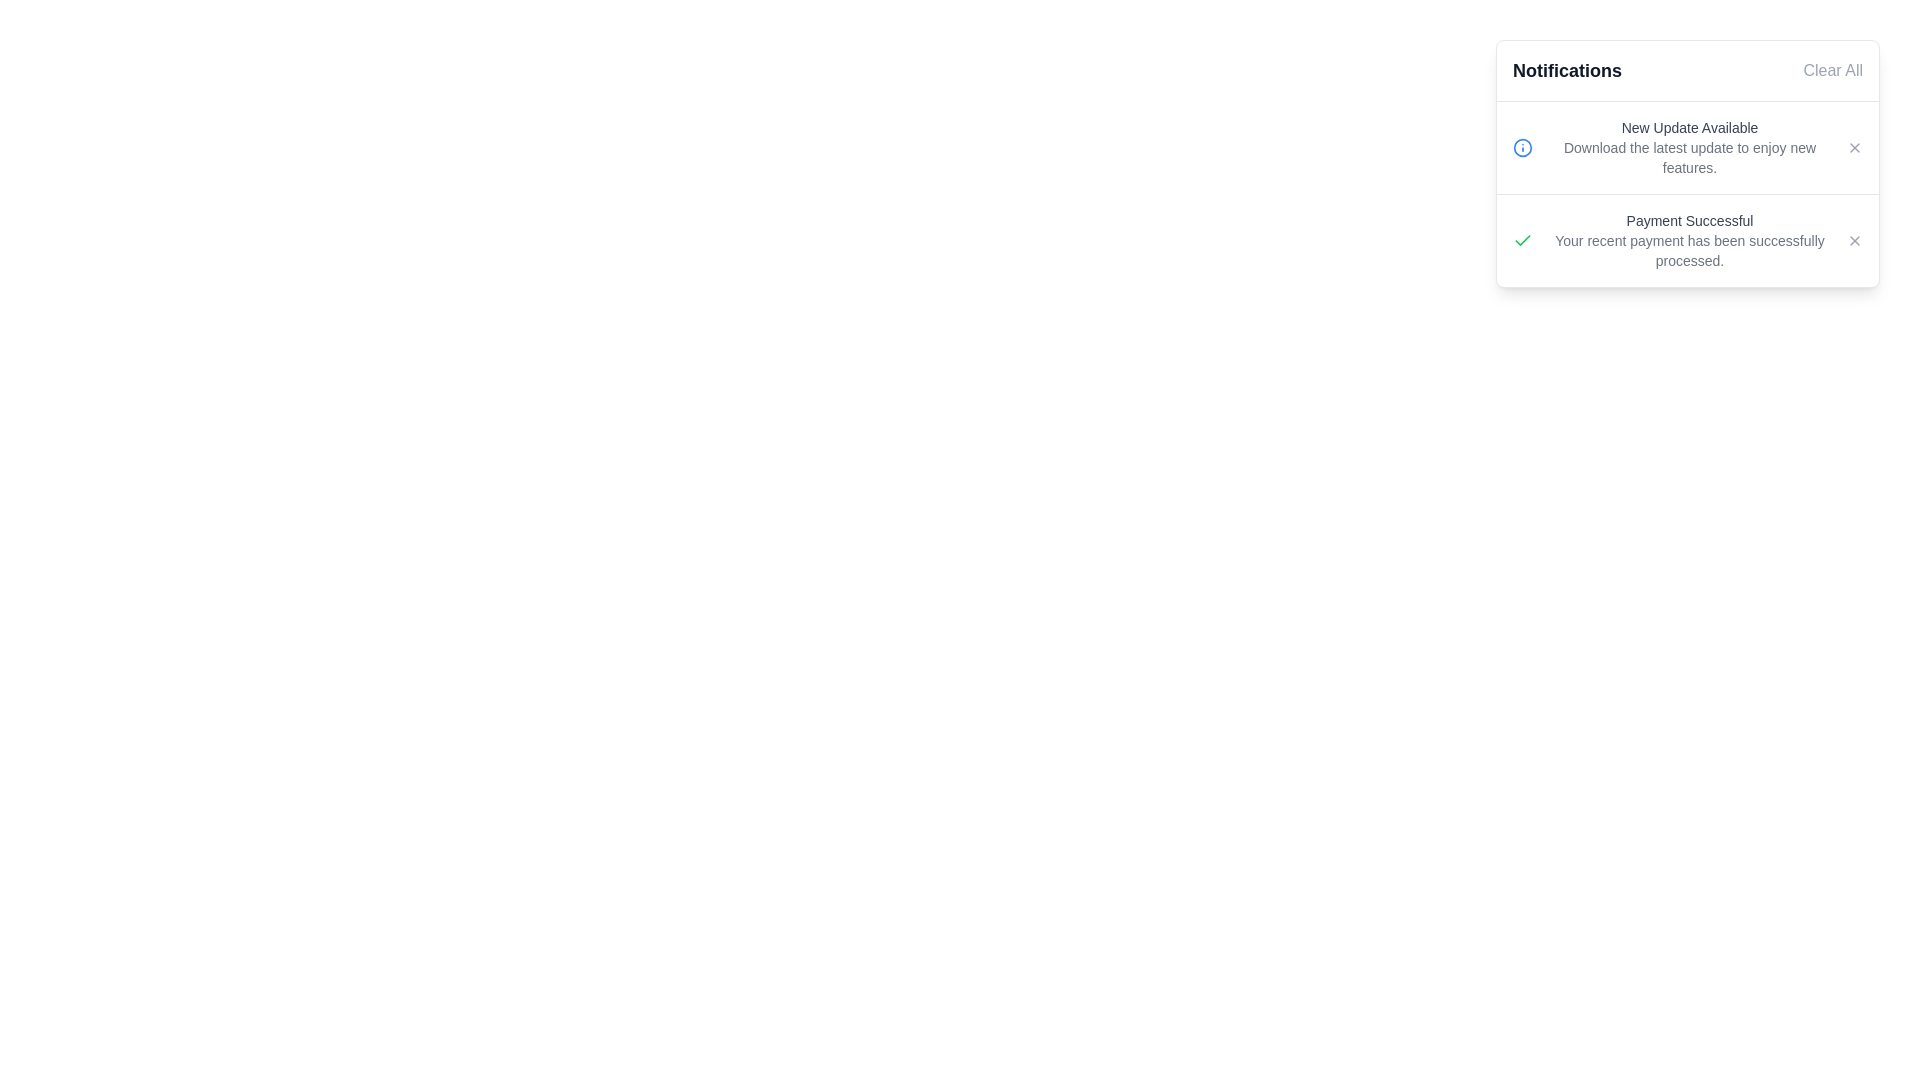 The width and height of the screenshot is (1920, 1080). I want to click on the static text providing additional details about the 'New Update Available' notification in the right-side notification panel, so click(1688, 157).